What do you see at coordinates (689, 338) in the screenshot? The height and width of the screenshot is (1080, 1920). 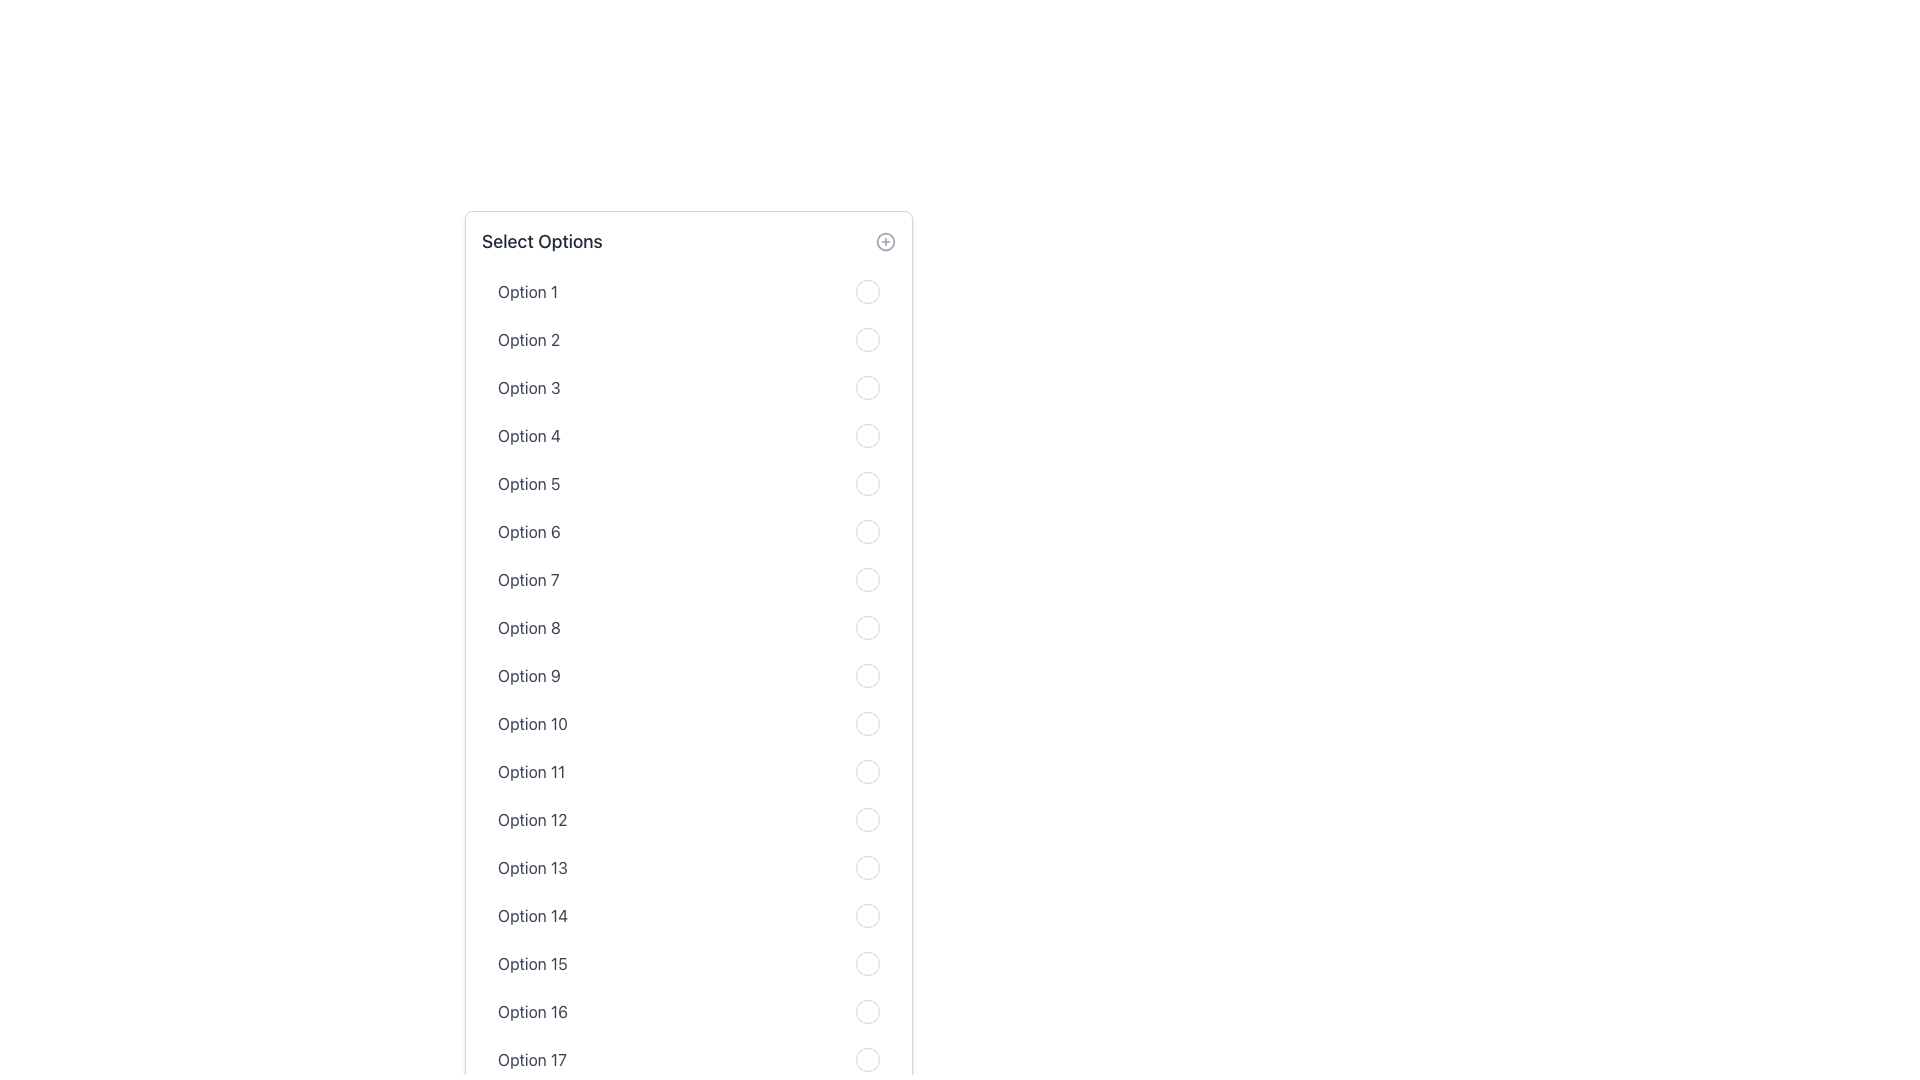 I see `the second selectable option in the list` at bounding box center [689, 338].